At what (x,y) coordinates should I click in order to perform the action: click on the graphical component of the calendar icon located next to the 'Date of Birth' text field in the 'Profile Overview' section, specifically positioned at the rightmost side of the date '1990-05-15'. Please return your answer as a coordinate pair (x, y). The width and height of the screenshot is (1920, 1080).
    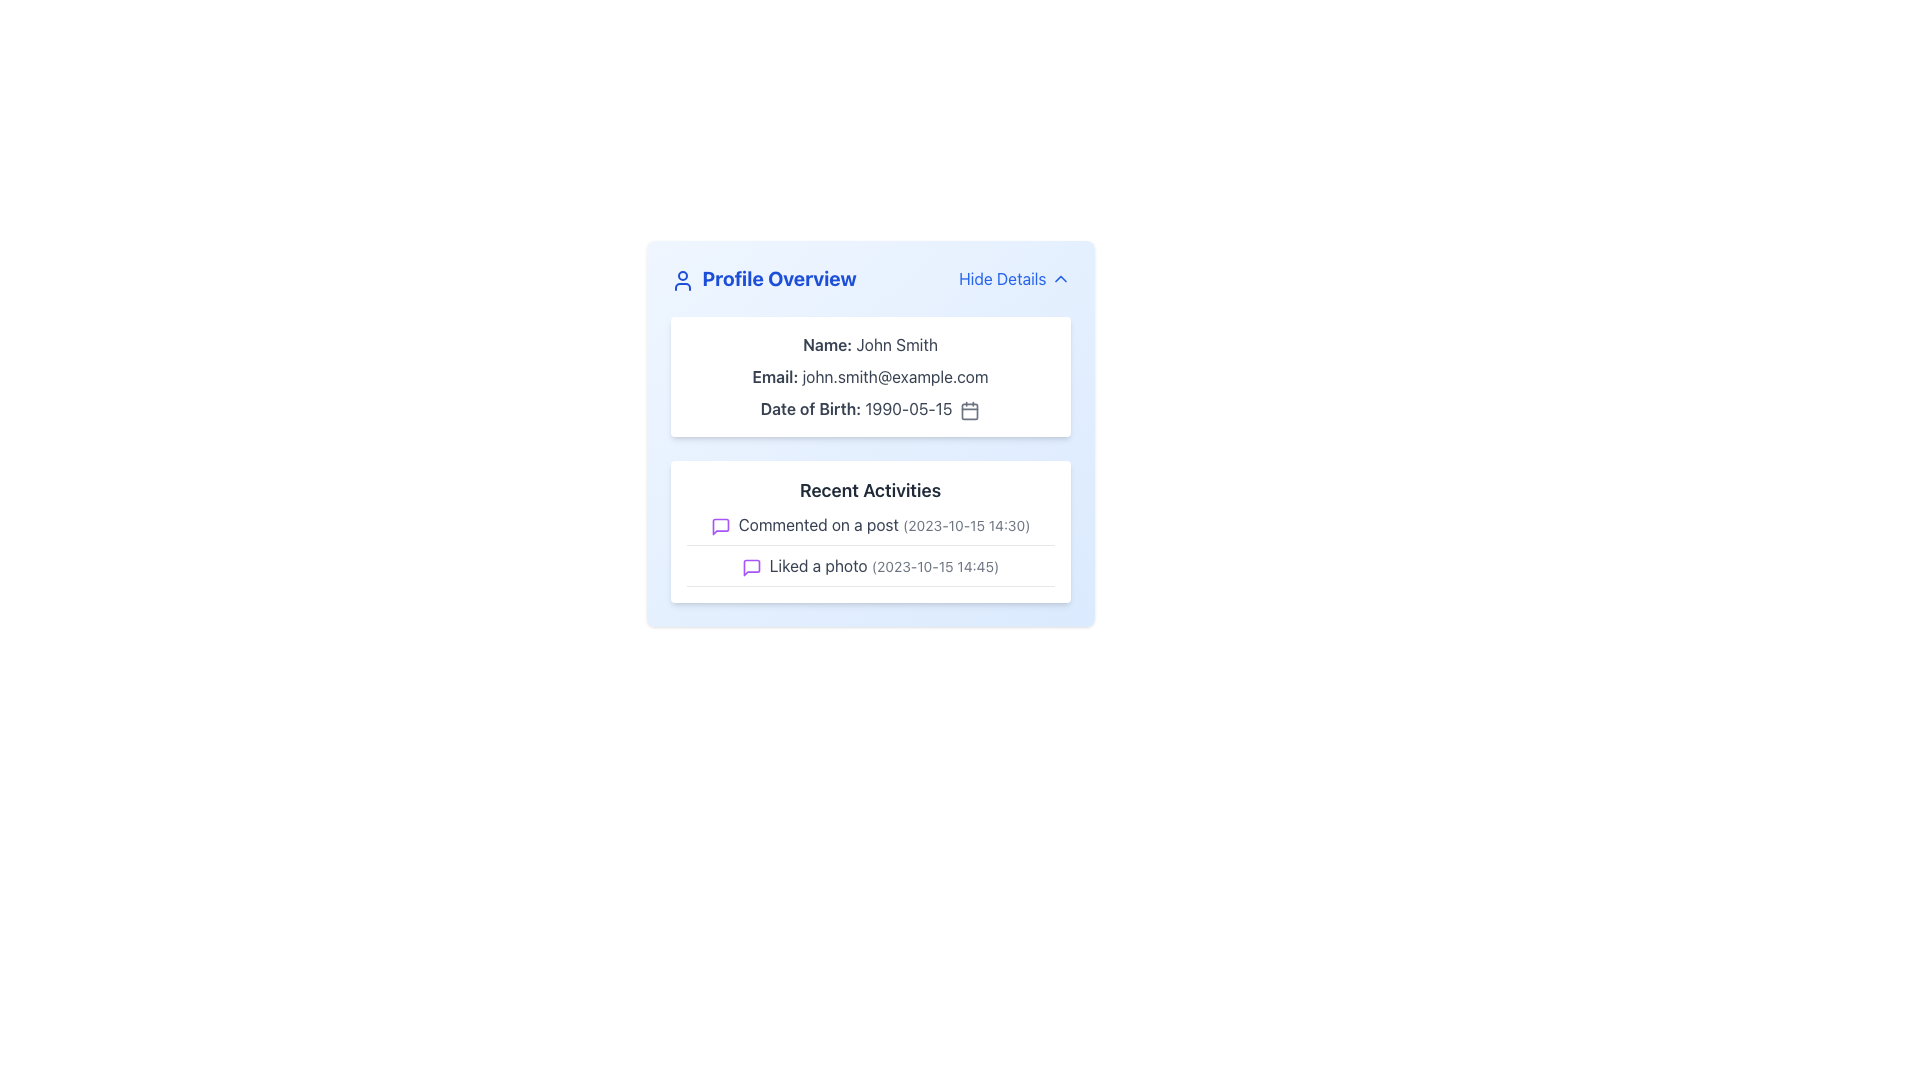
    Looking at the image, I should click on (970, 410).